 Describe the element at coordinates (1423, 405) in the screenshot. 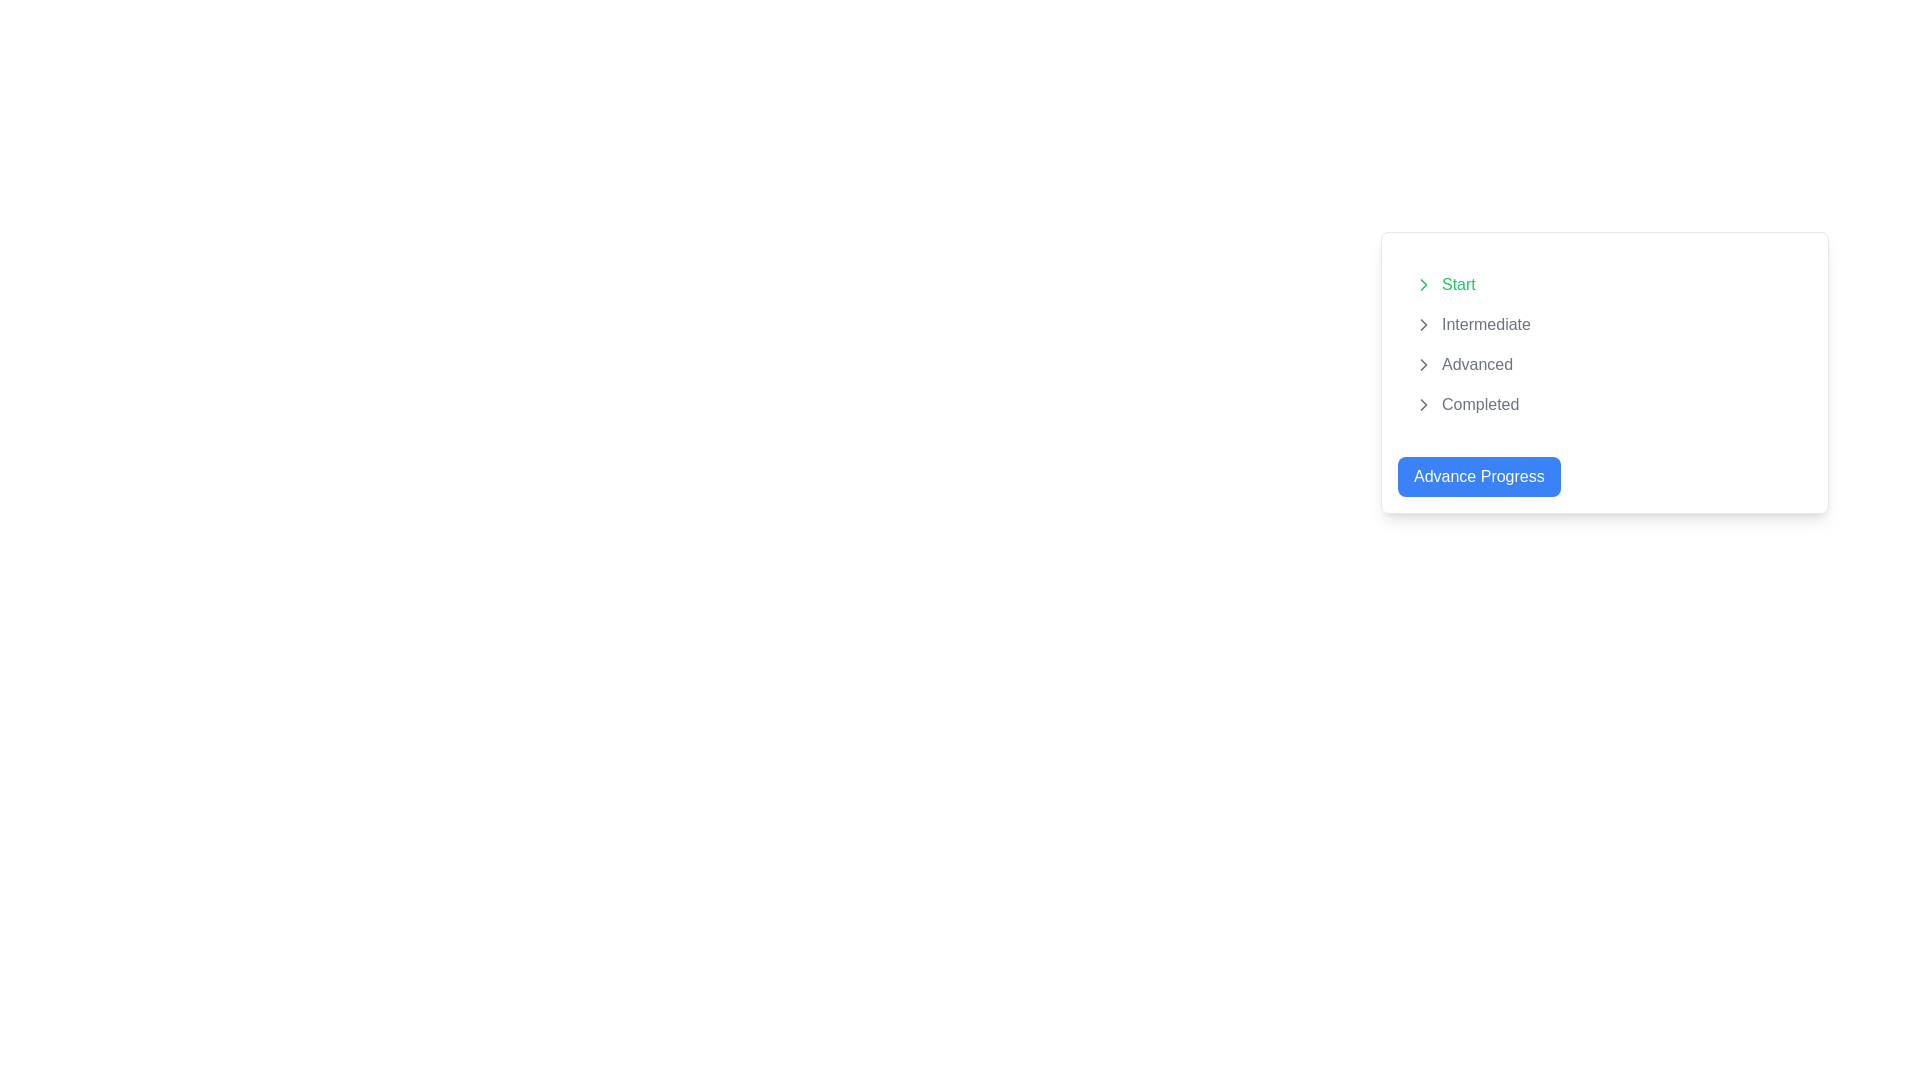

I see `the chevron arrow icon located to the left of the 'Start' text item` at that location.